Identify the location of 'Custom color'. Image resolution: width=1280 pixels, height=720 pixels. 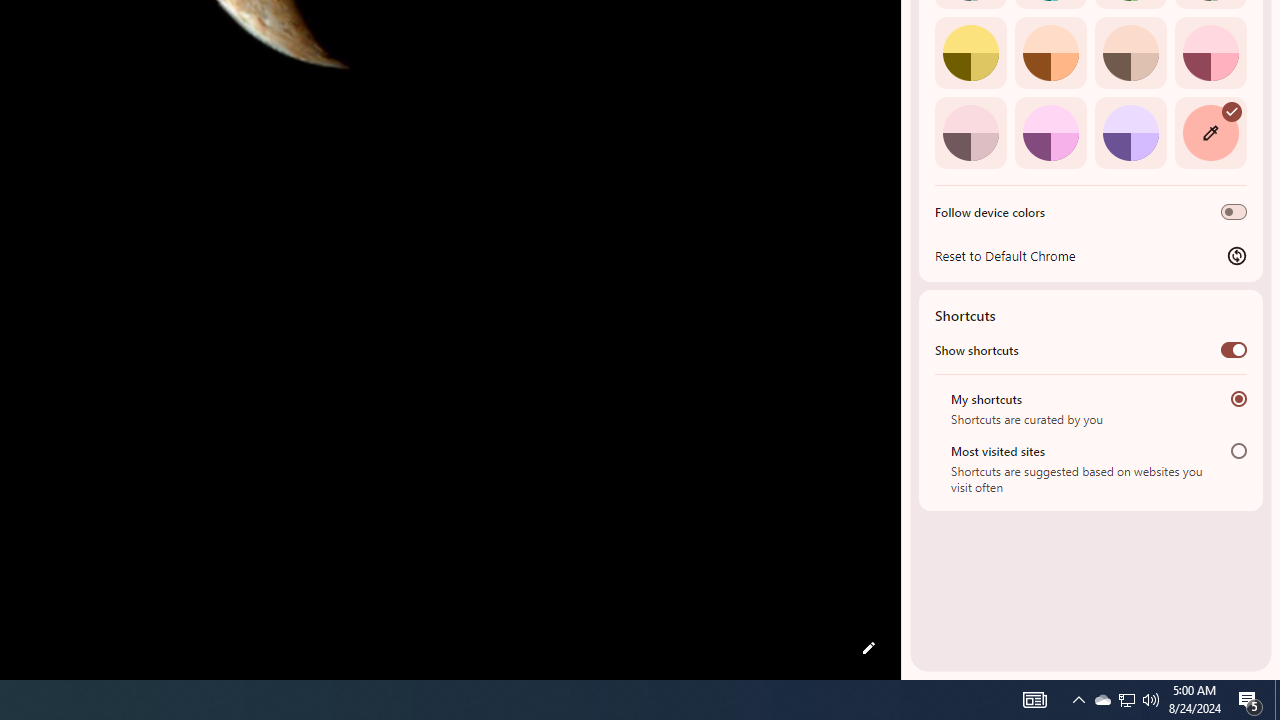
(1209, 132).